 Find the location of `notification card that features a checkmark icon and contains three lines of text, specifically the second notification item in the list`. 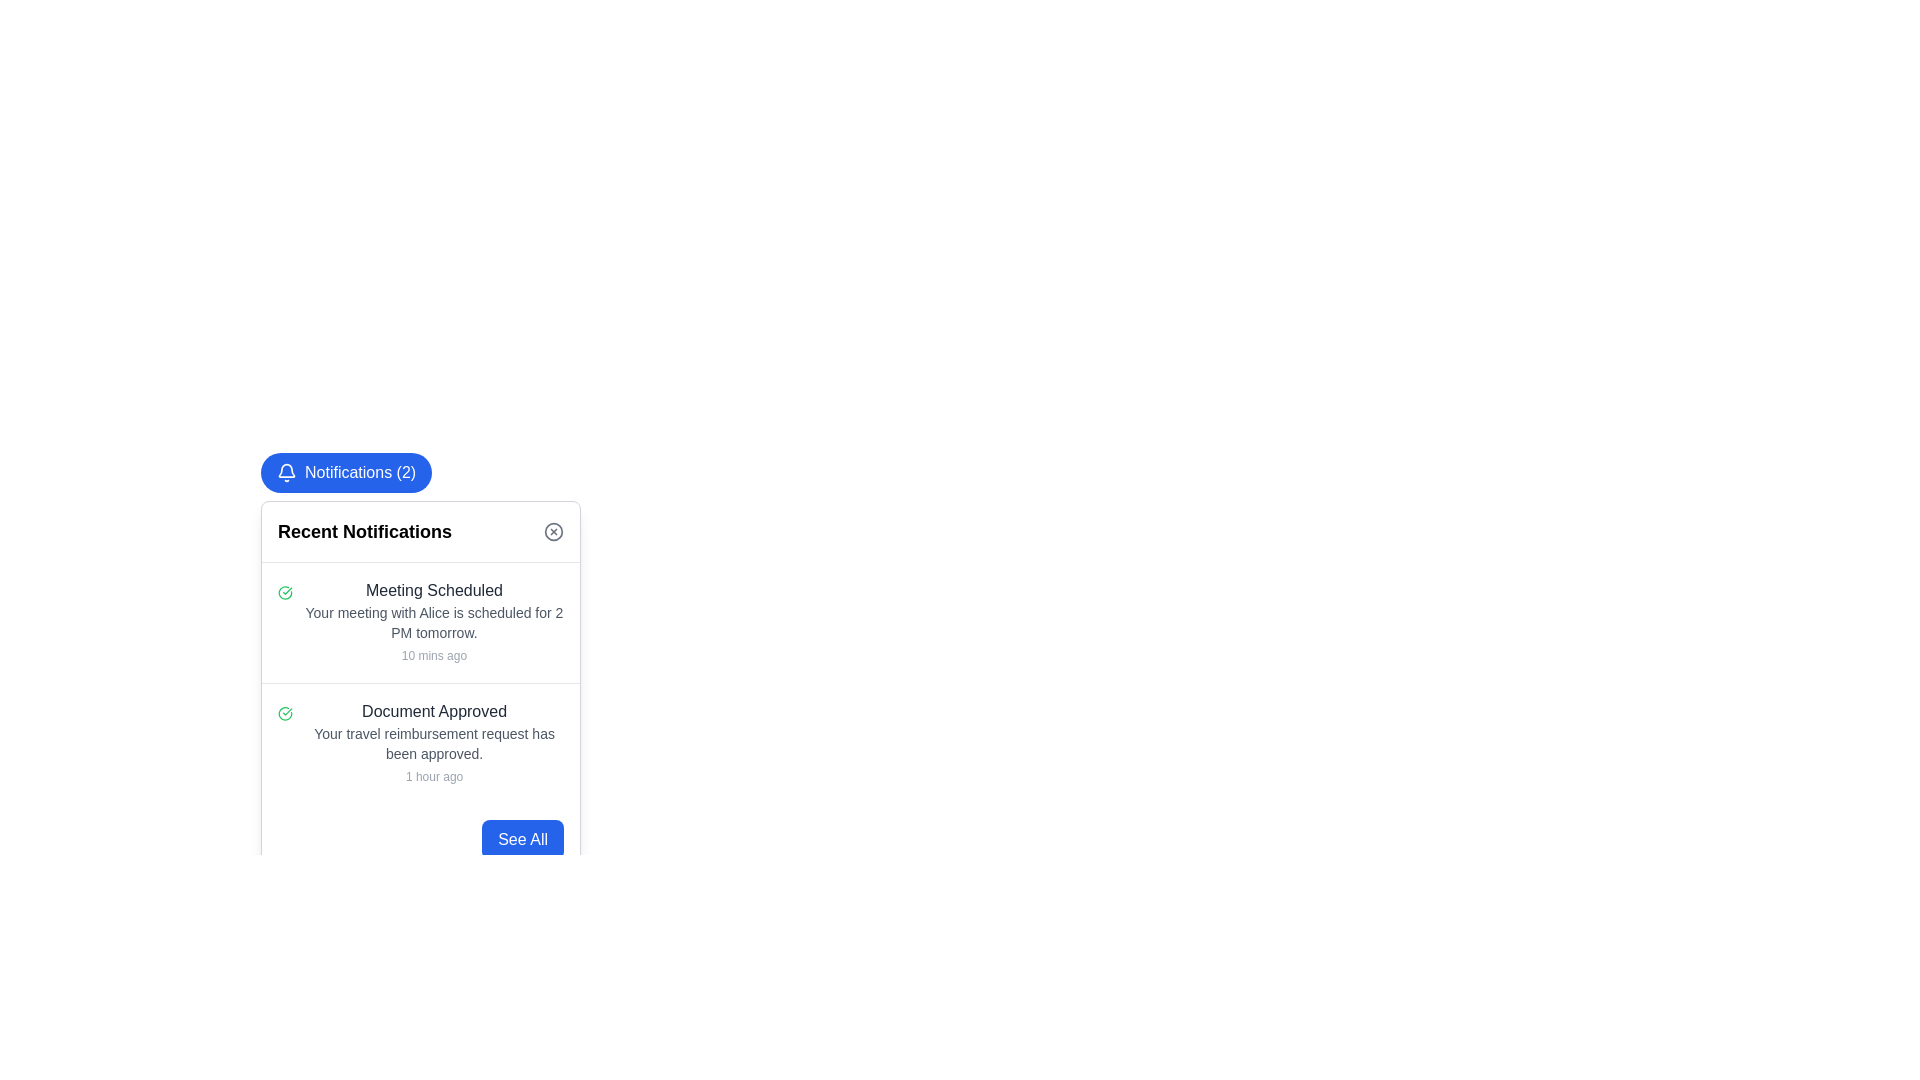

notification card that features a checkmark icon and contains three lines of text, specifically the second notification item in the list is located at coordinates (420, 743).